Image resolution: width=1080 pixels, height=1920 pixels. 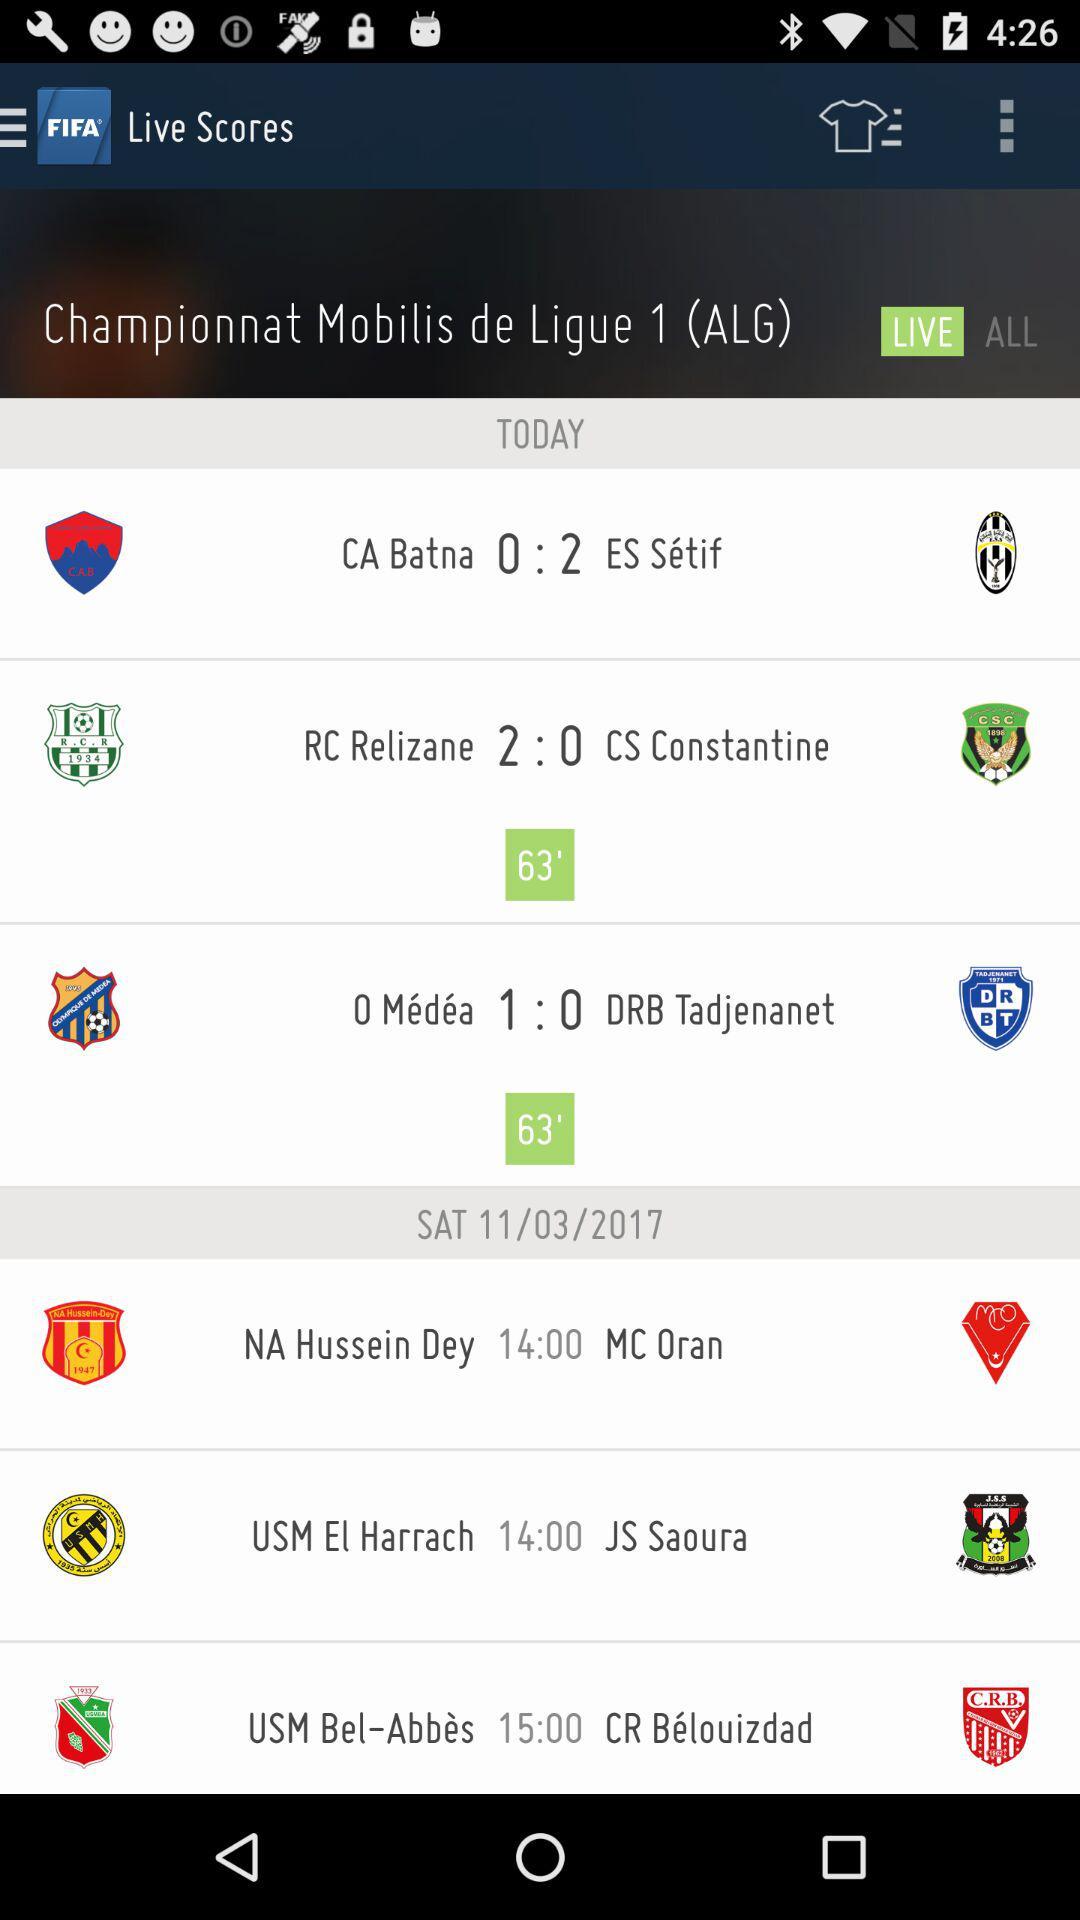 What do you see at coordinates (758, 1343) in the screenshot?
I see `the item next to 14:00 item` at bounding box center [758, 1343].